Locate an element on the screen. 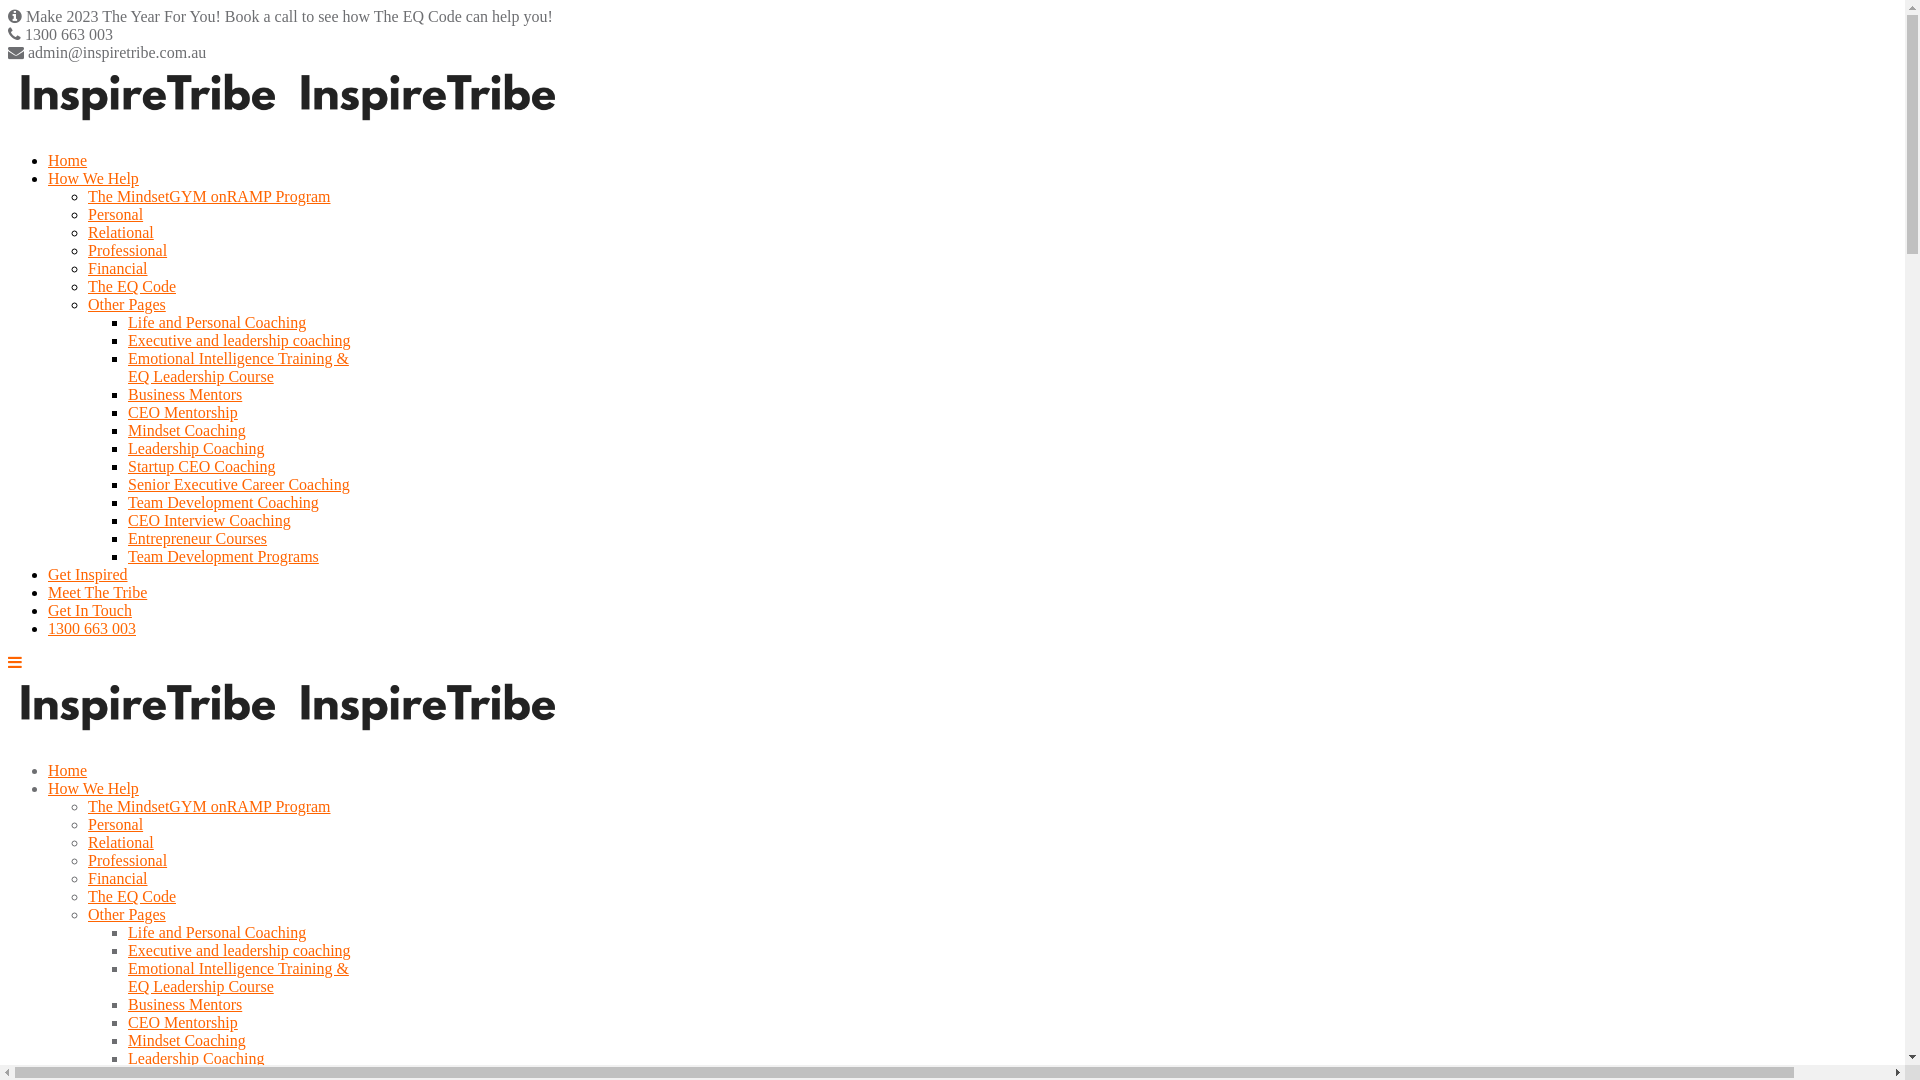 Image resolution: width=1920 pixels, height=1080 pixels. 'Leadership Coaching' is located at coordinates (196, 1057).